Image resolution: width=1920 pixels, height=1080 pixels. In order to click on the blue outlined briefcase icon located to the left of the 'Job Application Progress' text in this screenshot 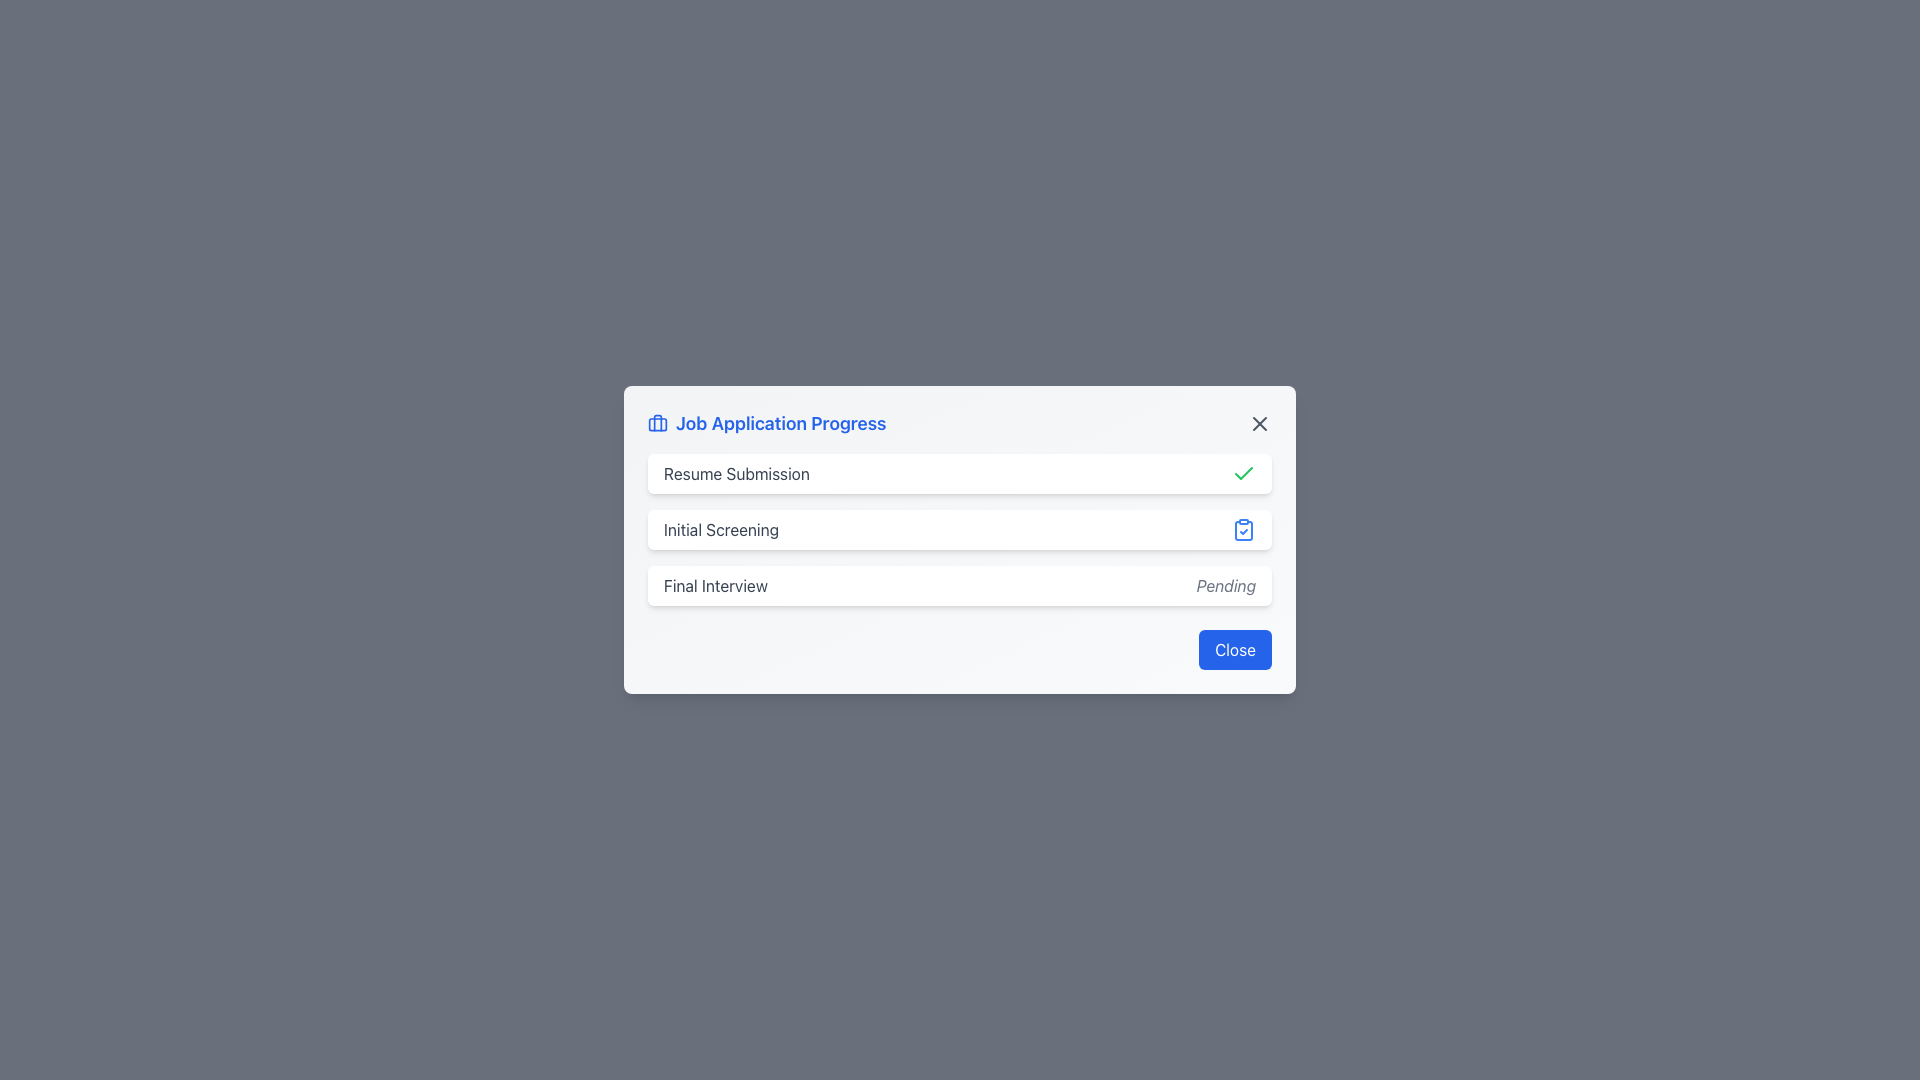, I will do `click(657, 423)`.